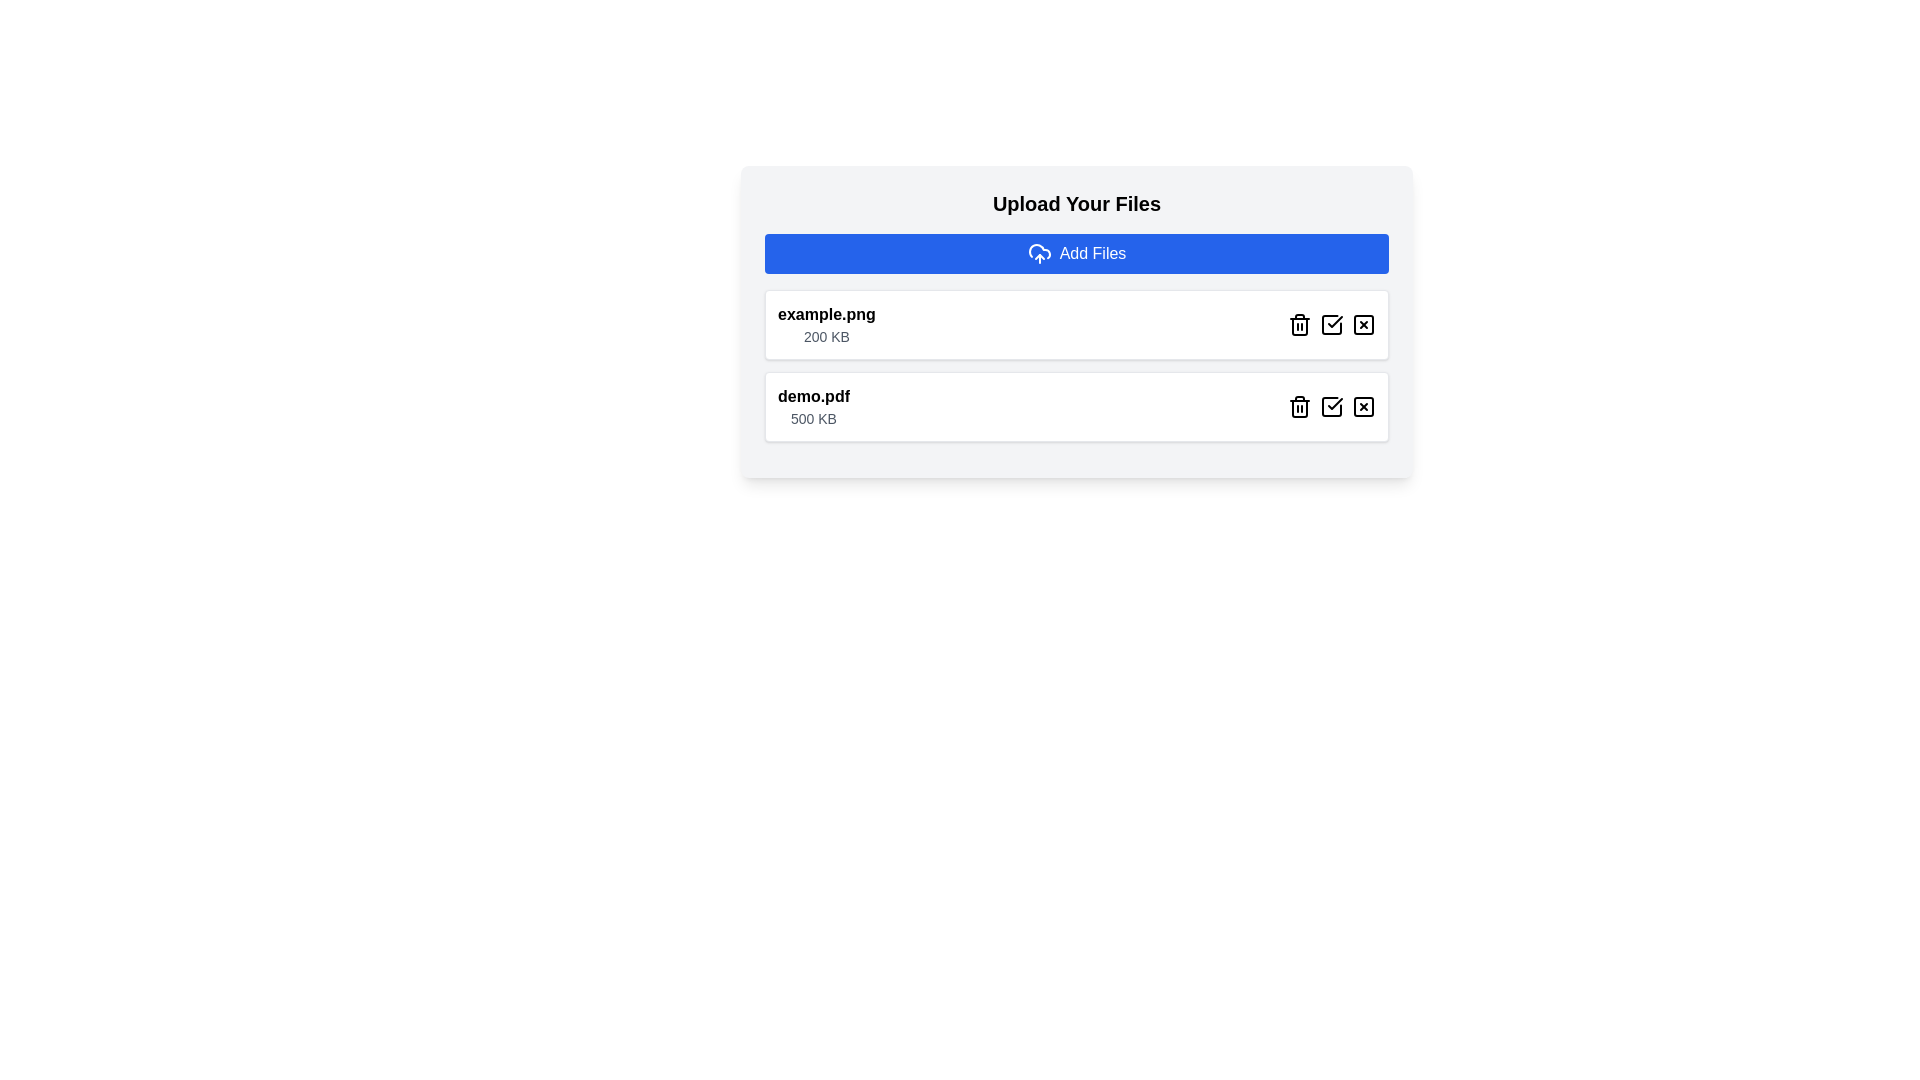  I want to click on the icon button resembling a square box with an 'X' at the far-right side of the second file item, so click(1362, 406).